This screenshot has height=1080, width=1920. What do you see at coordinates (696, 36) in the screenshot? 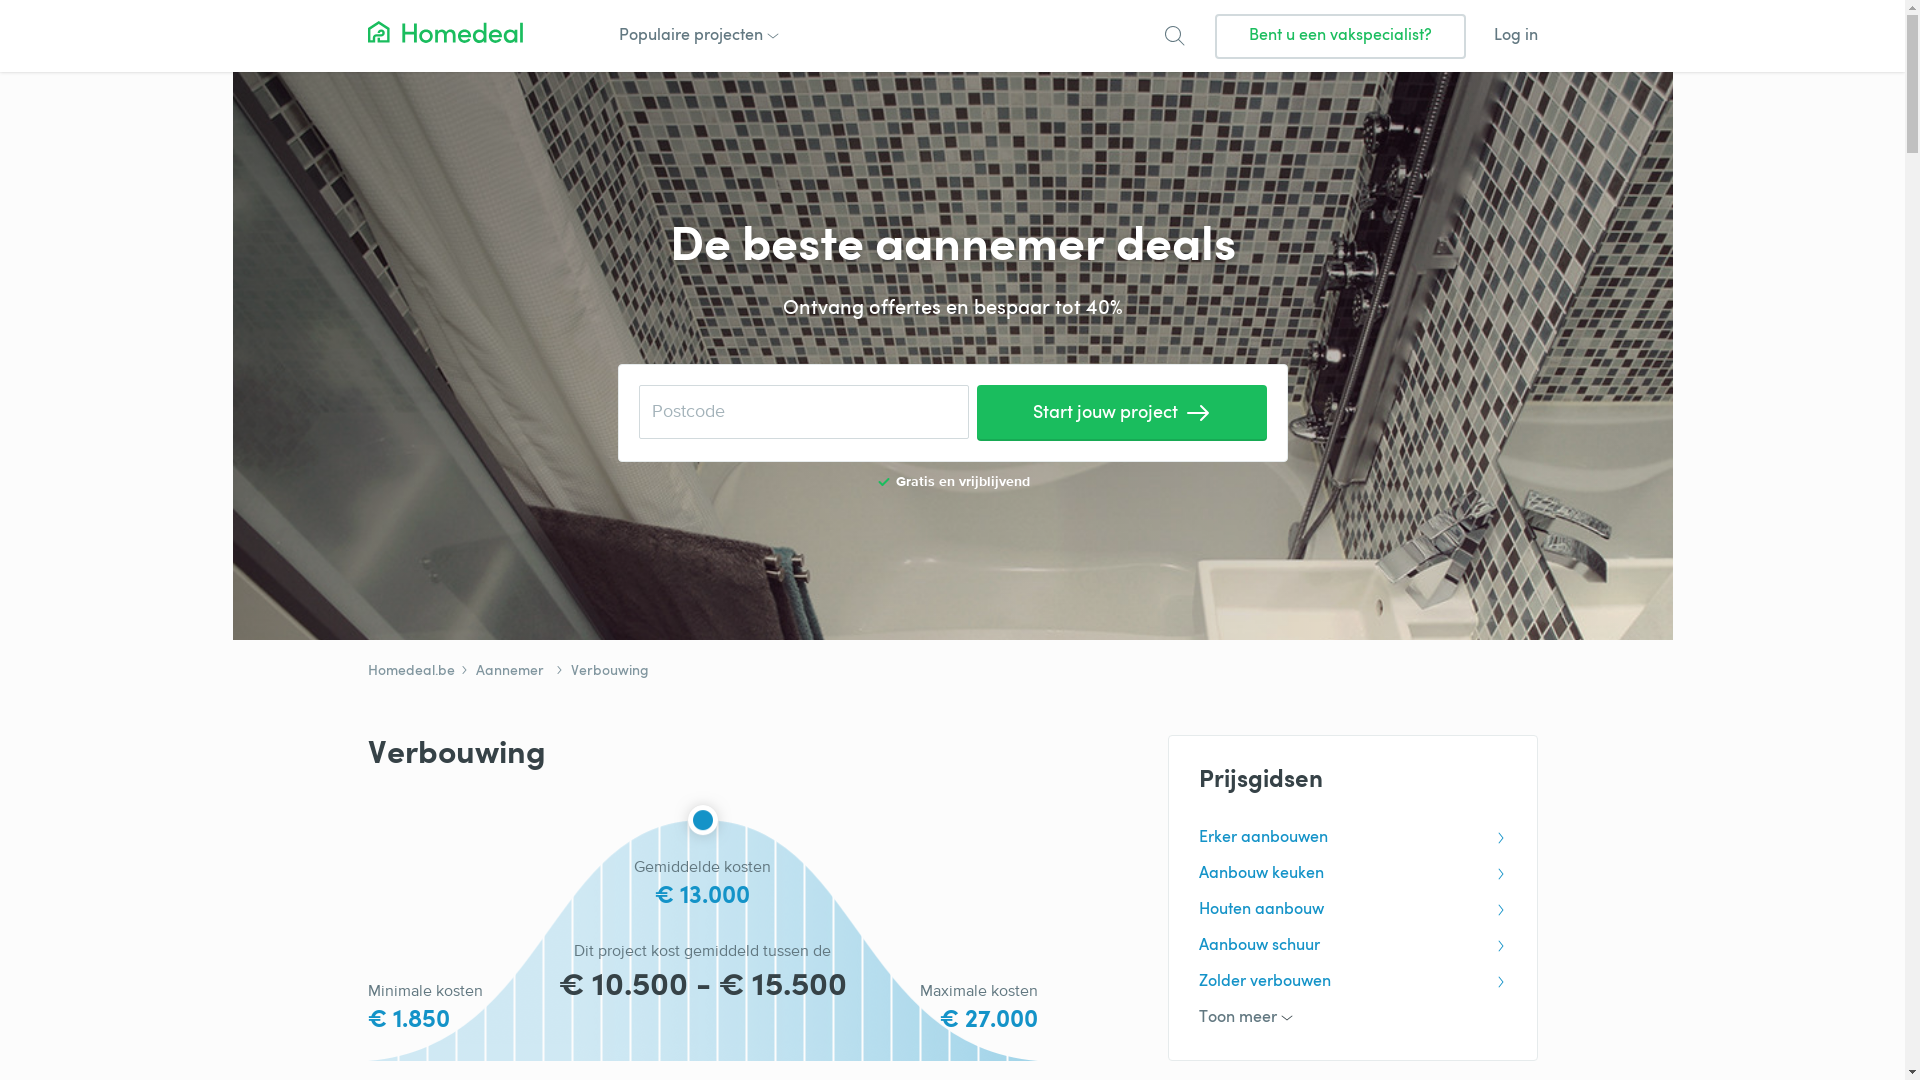
I see `'Populaire projecten'` at bounding box center [696, 36].